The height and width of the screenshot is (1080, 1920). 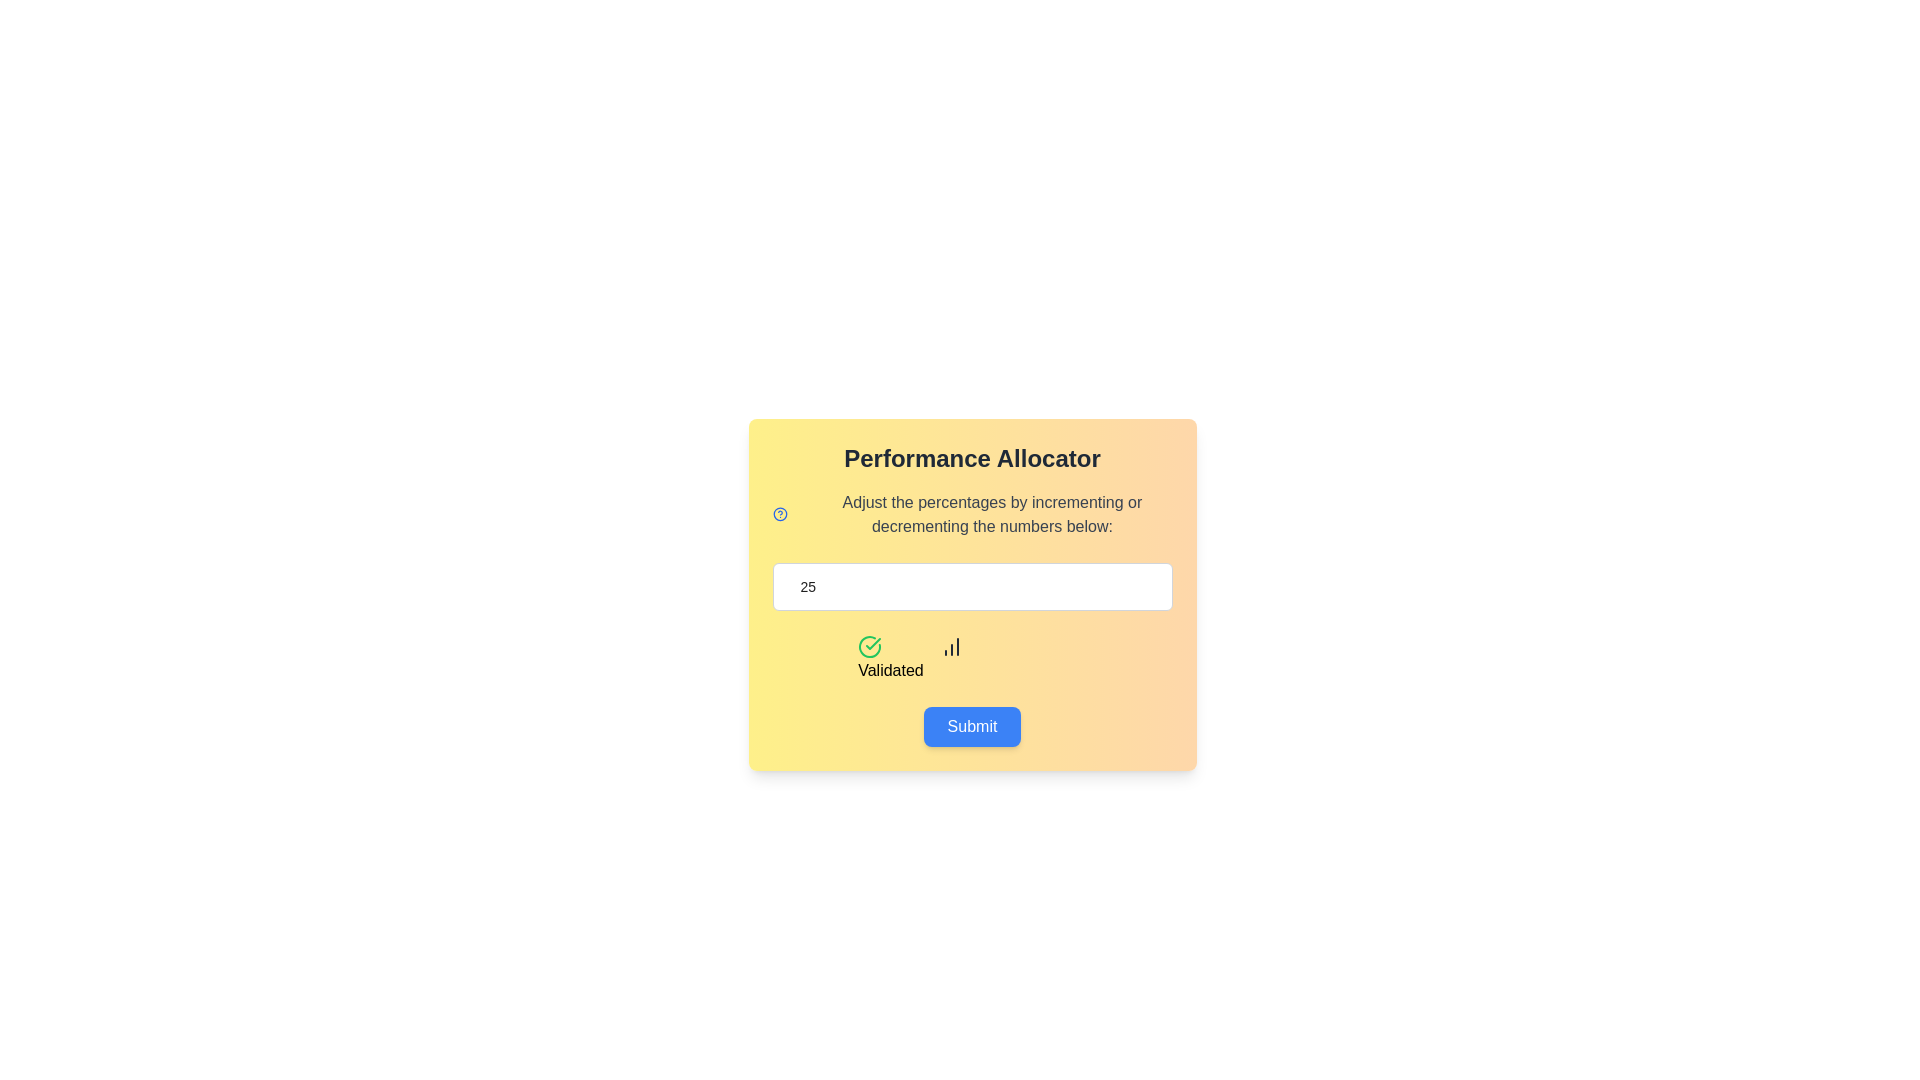 I want to click on the instructional static text block located below the 'Performance Allocator' heading, which guides users on the numeric input field below, so click(x=992, y=514).